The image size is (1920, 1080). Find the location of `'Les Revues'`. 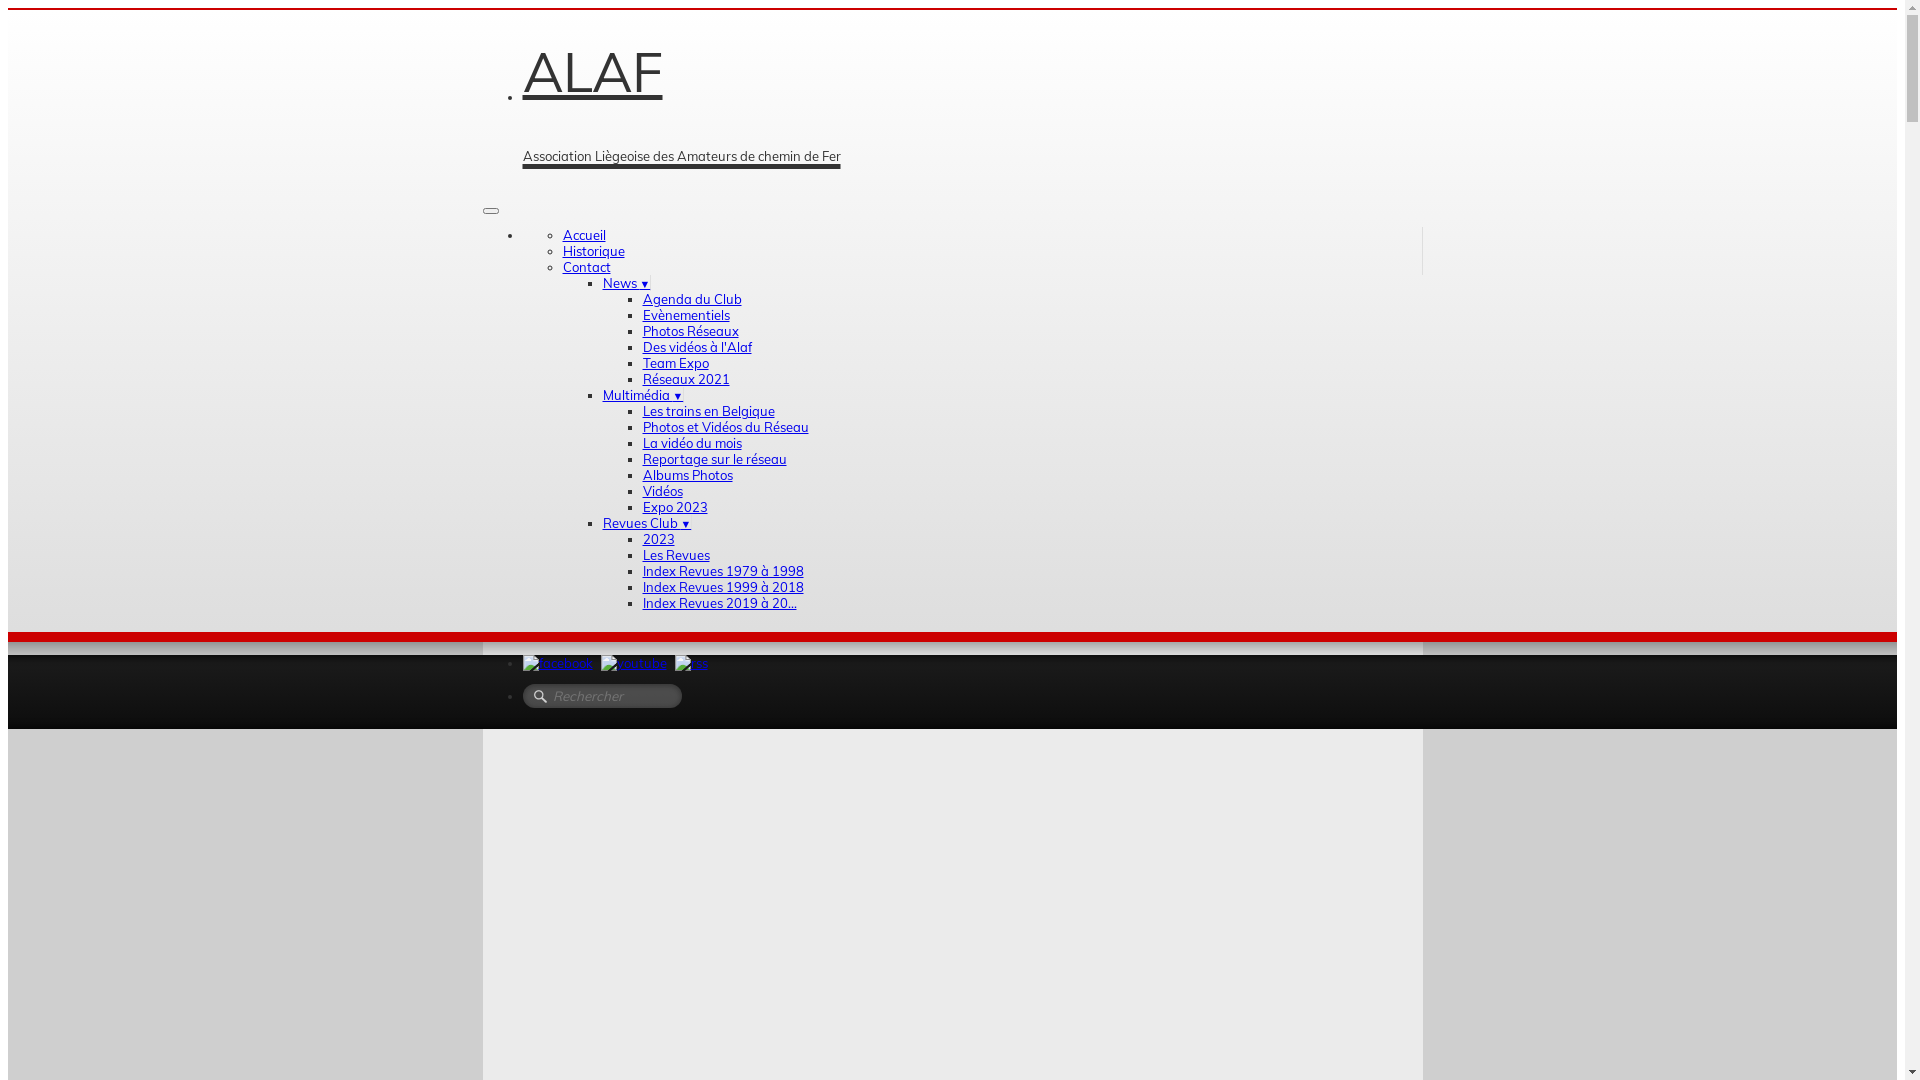

'Les Revues' is located at coordinates (642, 555).